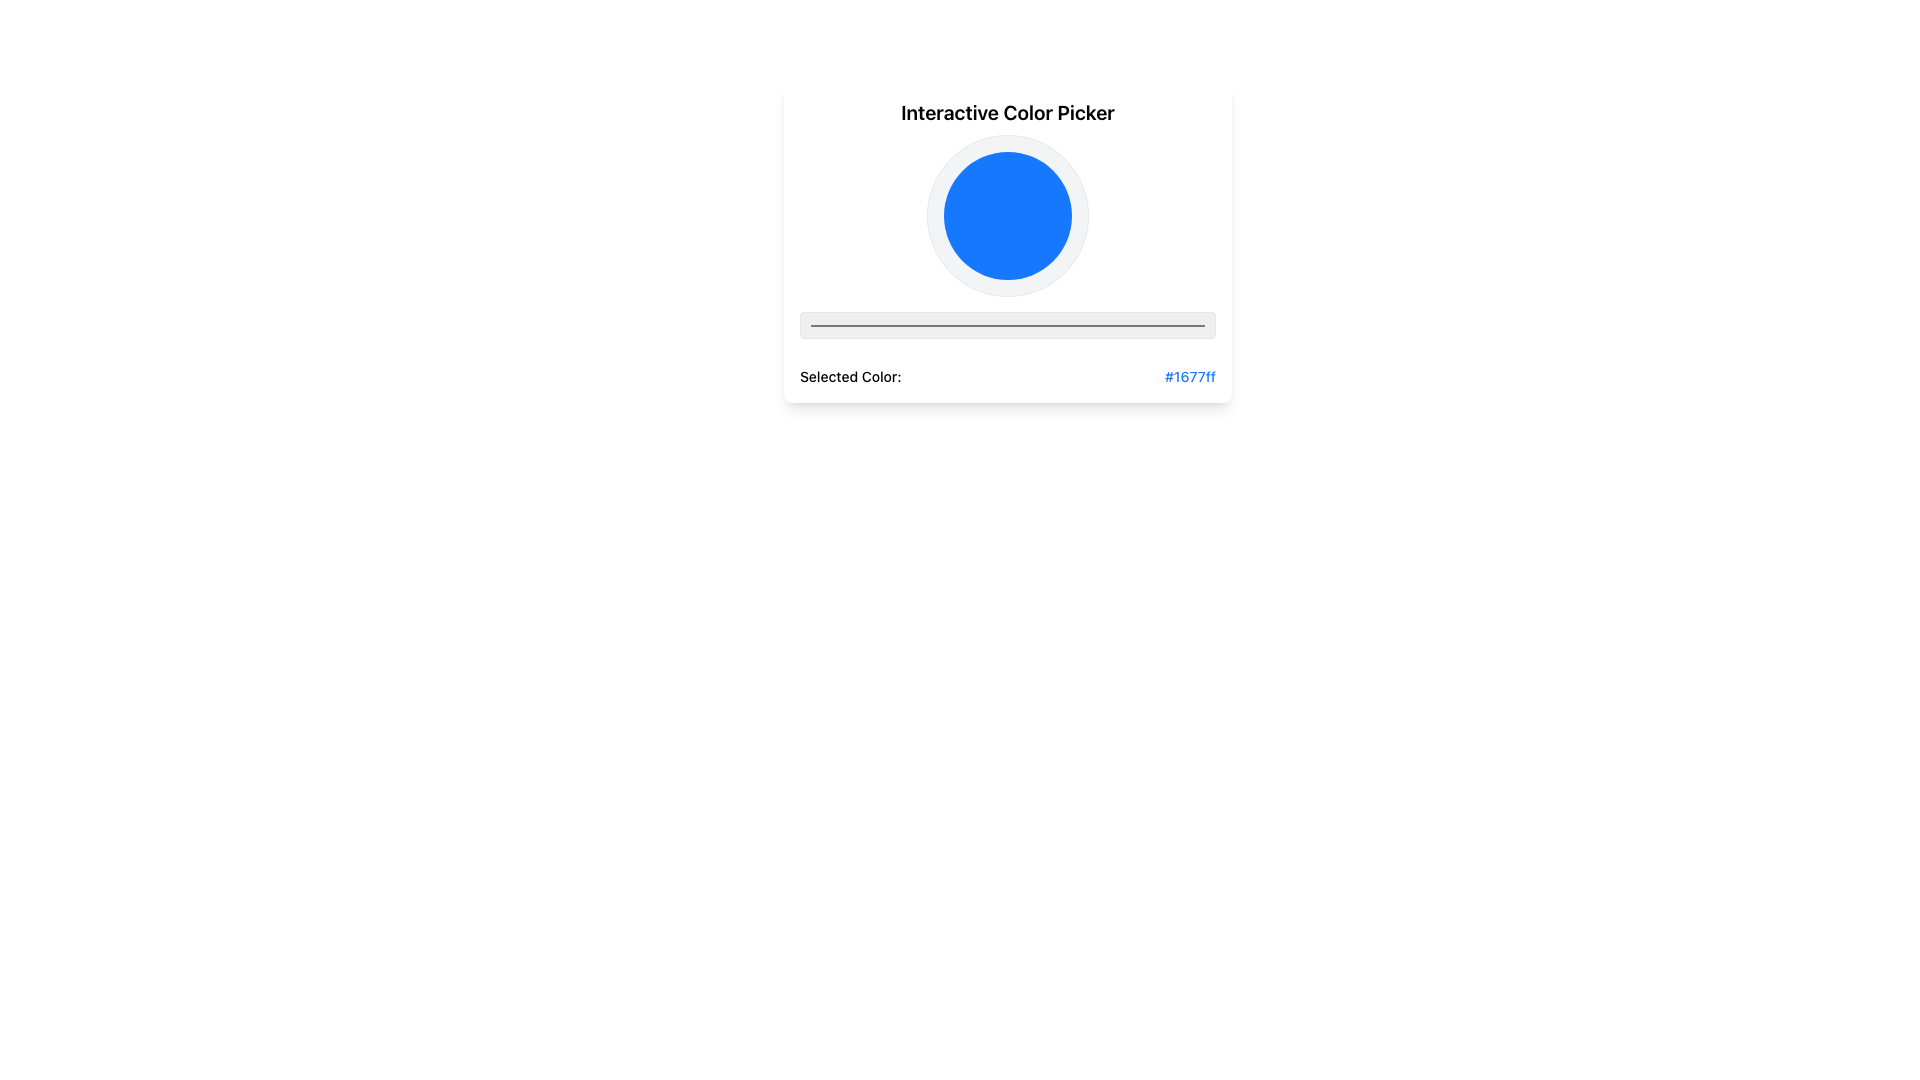  What do you see at coordinates (1190, 377) in the screenshot?
I see `the Static Text displaying '#1677ff' in a blue font, located to the right of the 'Selected Color:' label` at bounding box center [1190, 377].